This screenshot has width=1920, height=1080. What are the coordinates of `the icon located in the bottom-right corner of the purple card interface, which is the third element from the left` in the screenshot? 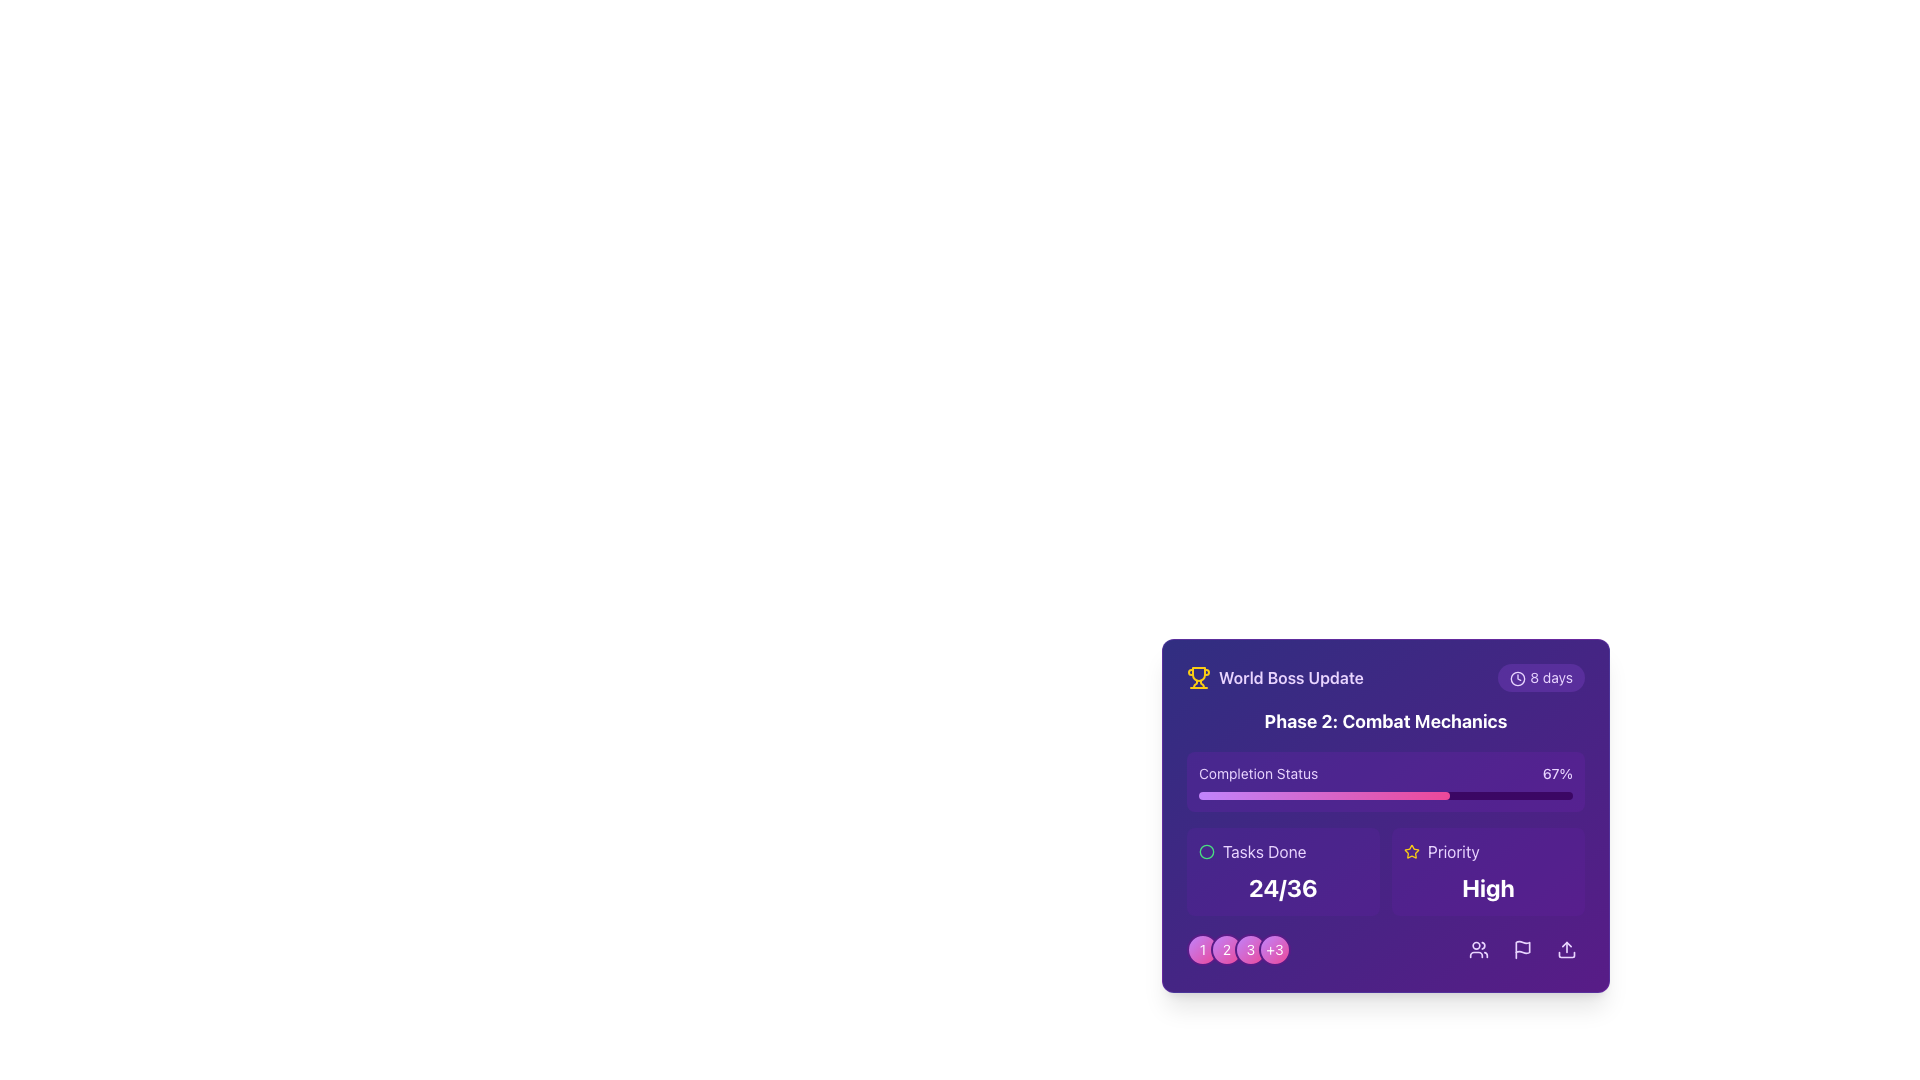 It's located at (1521, 948).